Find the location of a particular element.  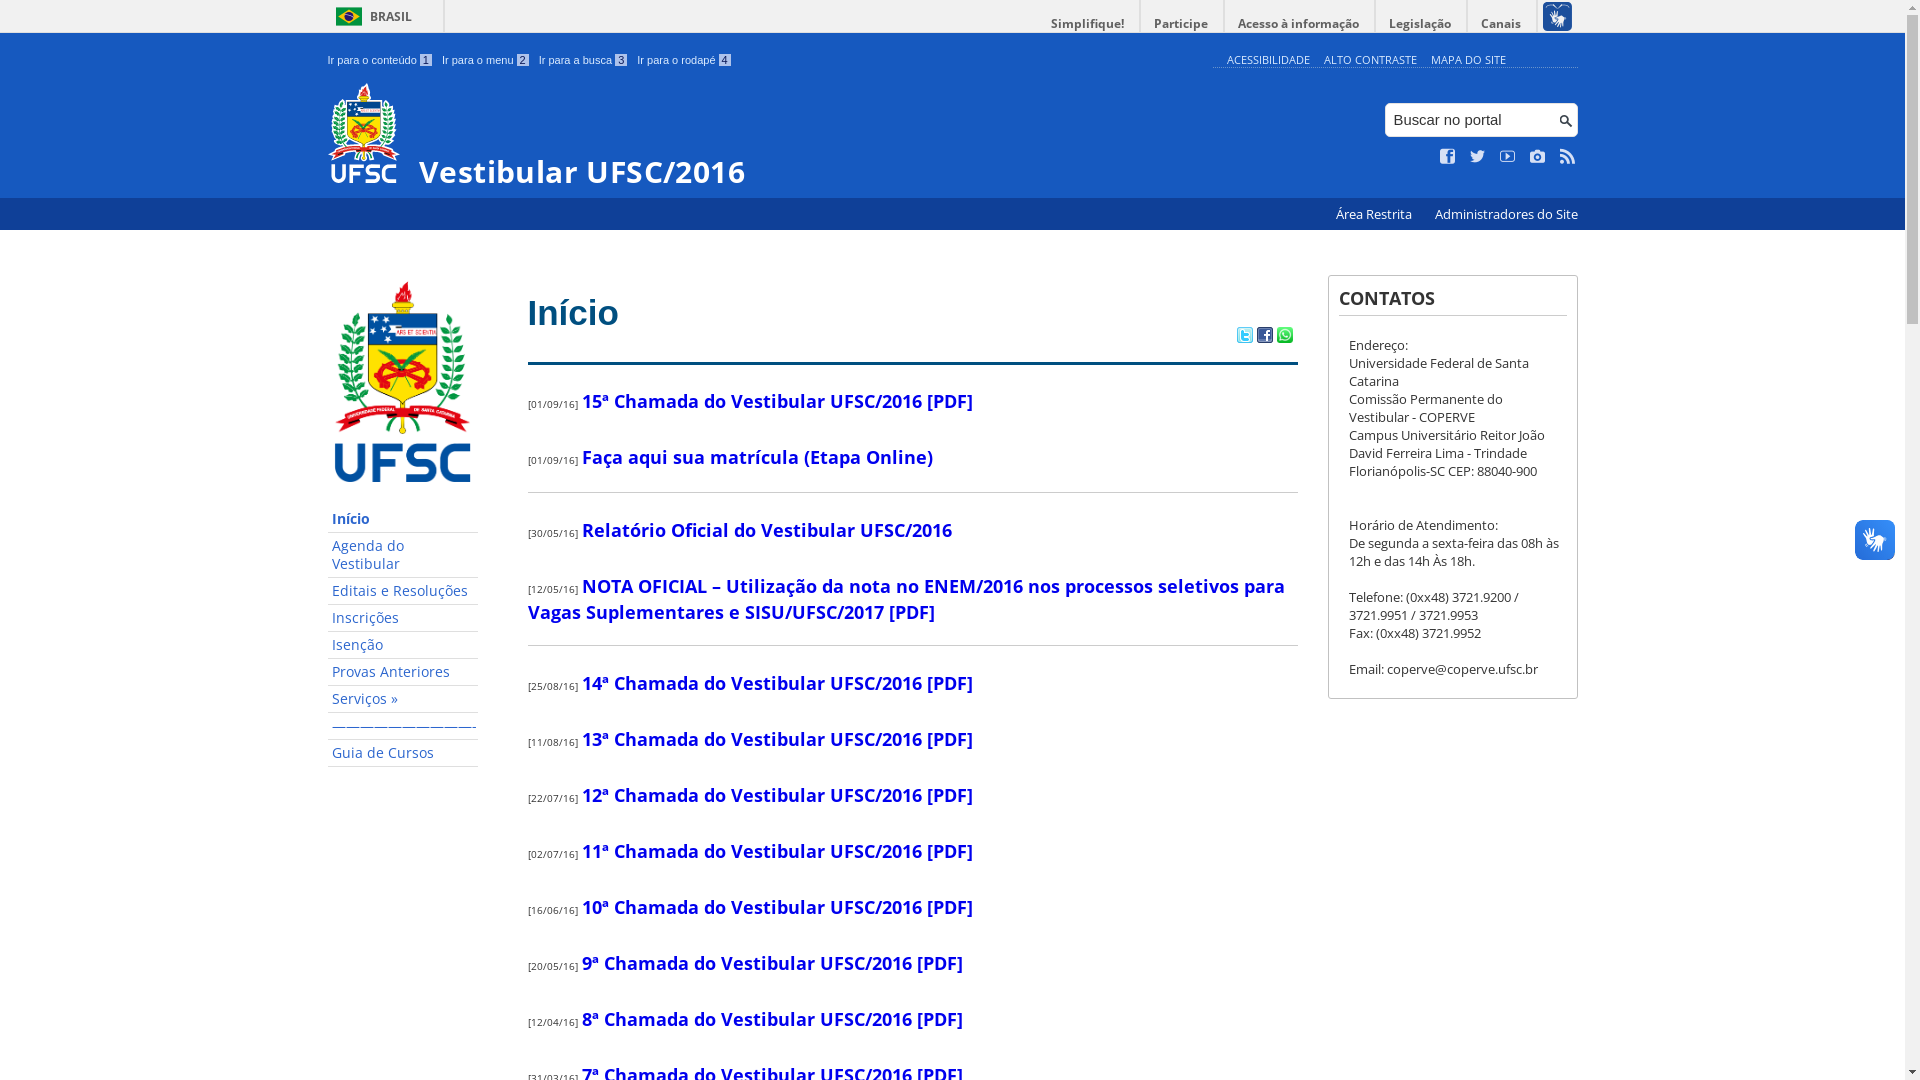

'Veja no Instagram' is located at coordinates (1536, 156).